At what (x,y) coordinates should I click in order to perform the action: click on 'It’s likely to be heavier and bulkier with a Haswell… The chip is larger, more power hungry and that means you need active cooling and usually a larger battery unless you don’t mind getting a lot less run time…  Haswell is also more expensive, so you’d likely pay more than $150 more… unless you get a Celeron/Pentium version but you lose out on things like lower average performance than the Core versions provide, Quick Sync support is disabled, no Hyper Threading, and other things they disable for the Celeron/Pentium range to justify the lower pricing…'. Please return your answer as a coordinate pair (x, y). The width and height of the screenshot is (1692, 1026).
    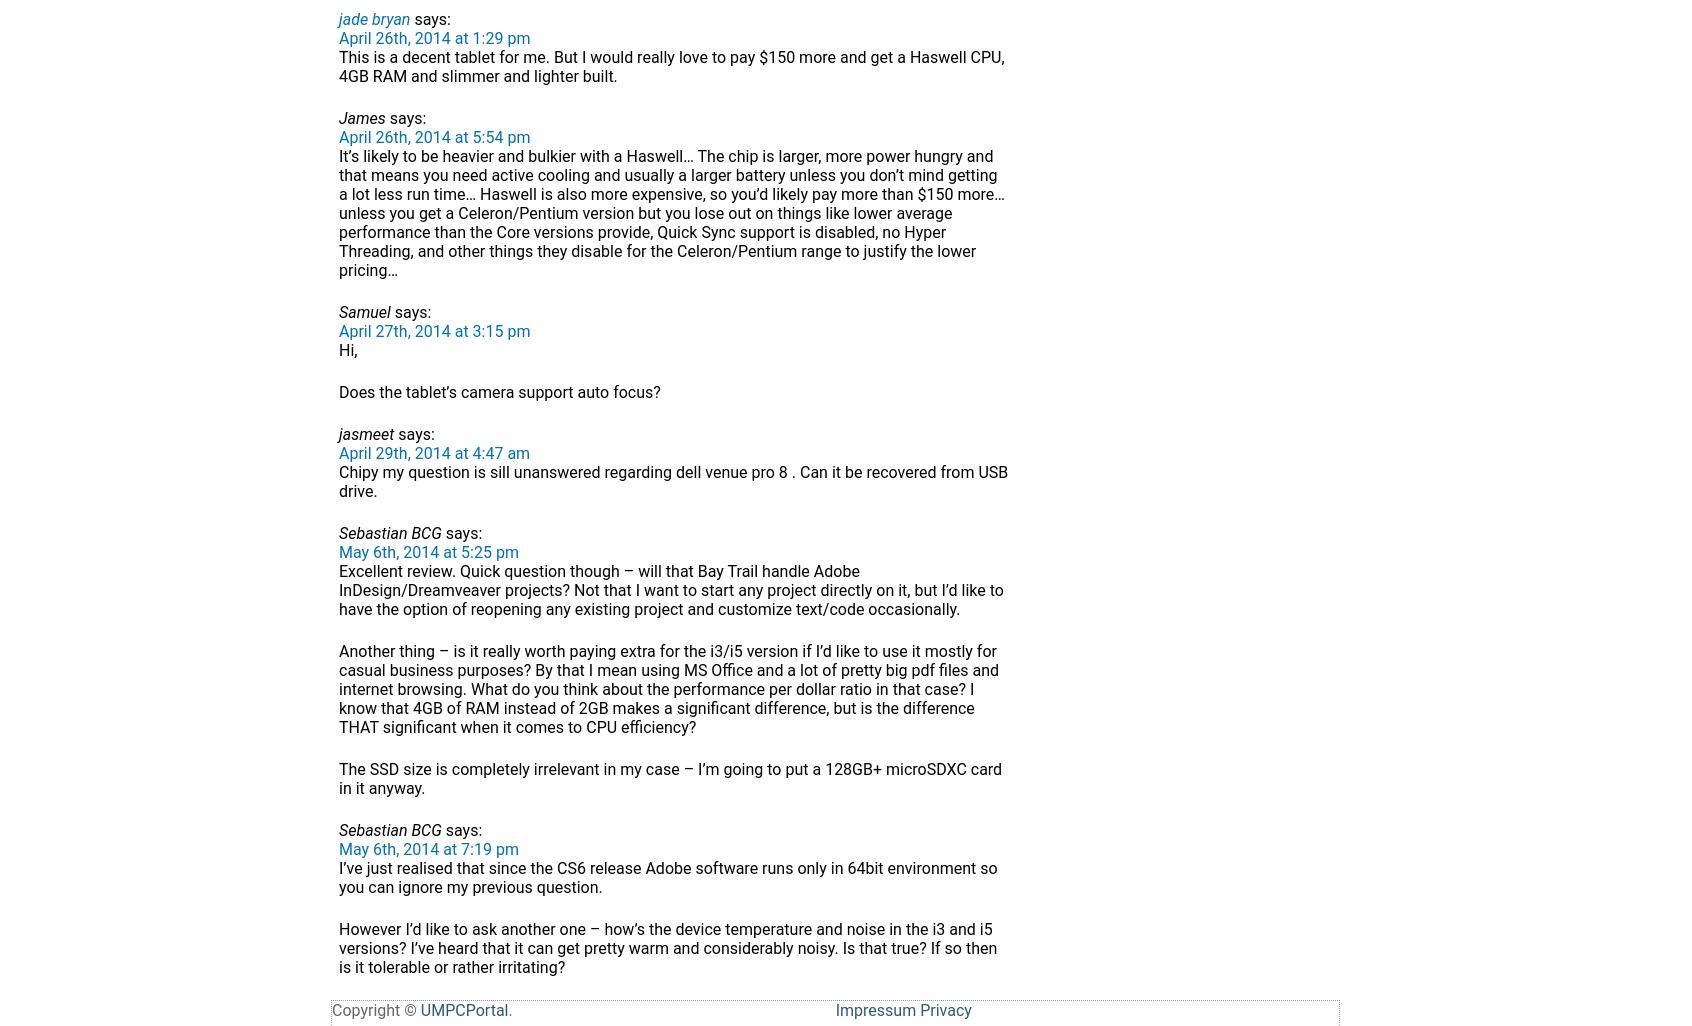
    Looking at the image, I should click on (672, 213).